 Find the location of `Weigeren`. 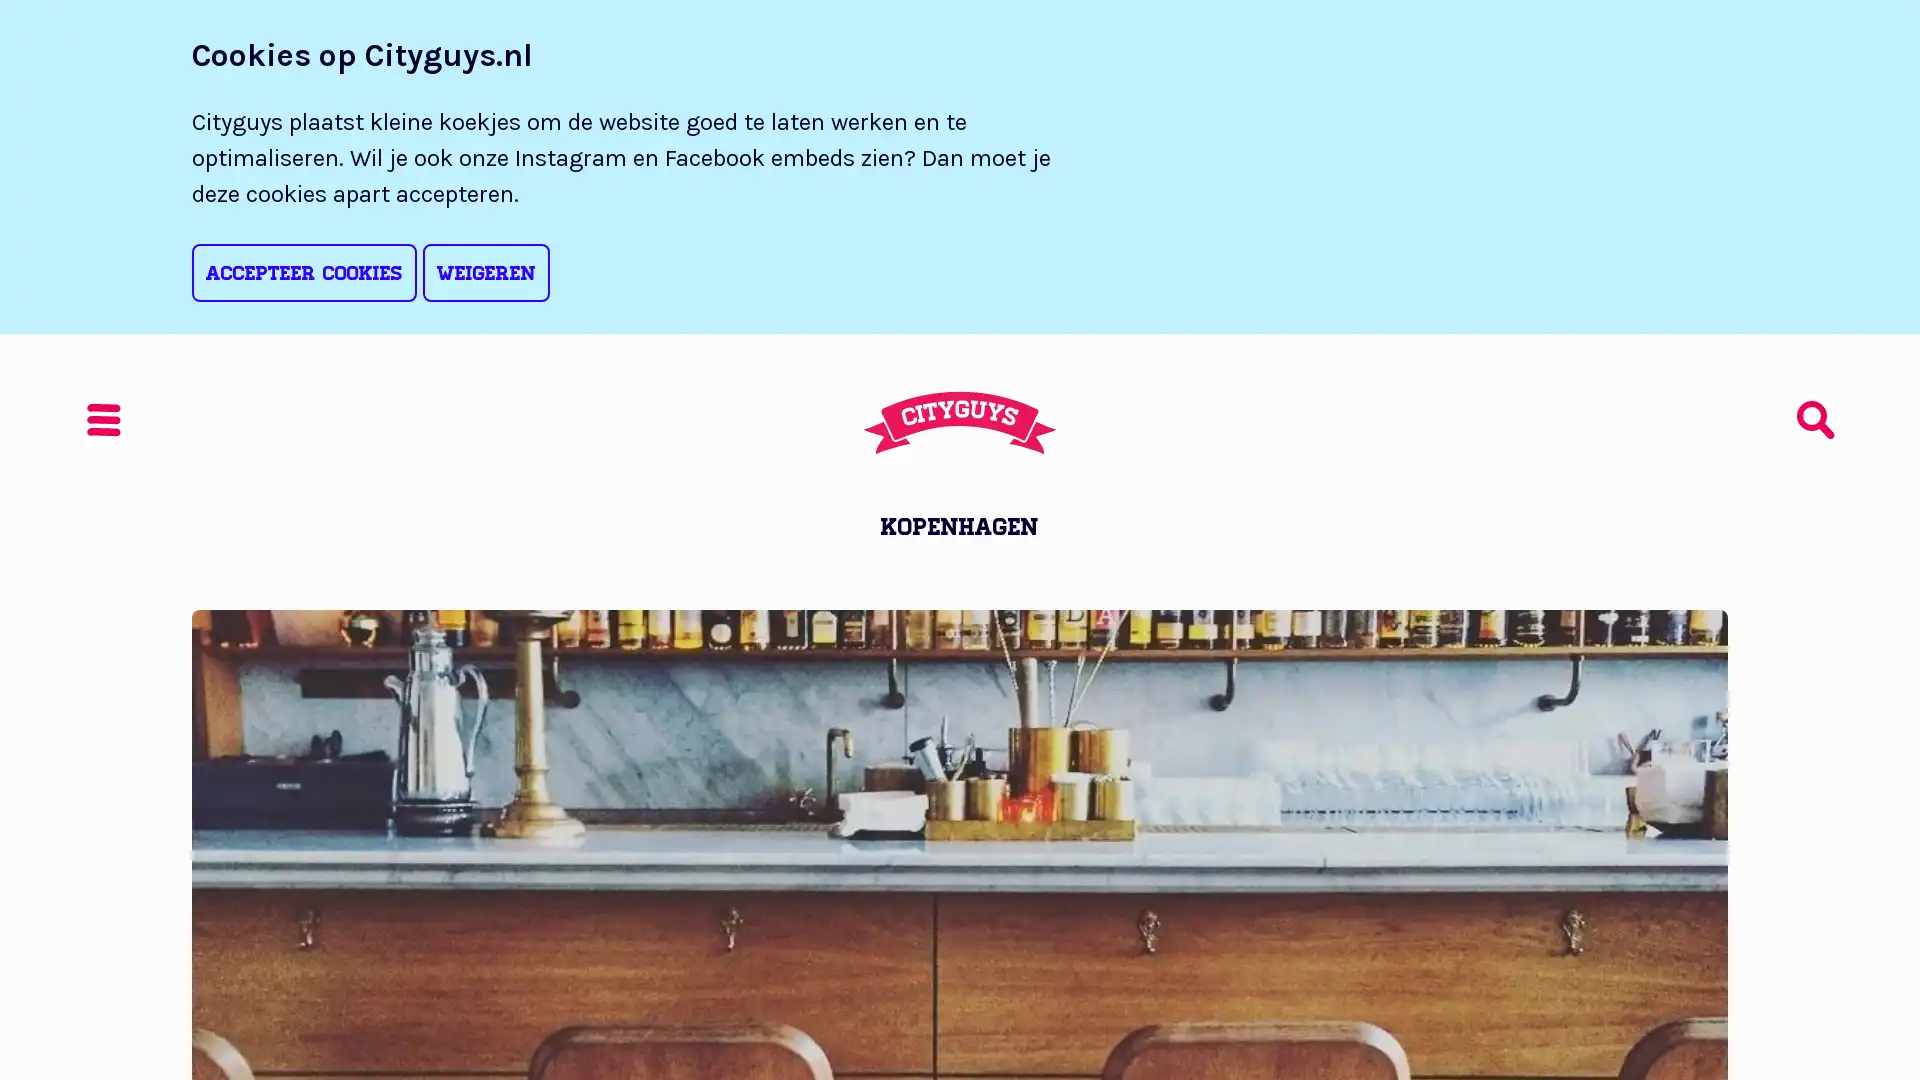

Weigeren is located at coordinates (486, 273).